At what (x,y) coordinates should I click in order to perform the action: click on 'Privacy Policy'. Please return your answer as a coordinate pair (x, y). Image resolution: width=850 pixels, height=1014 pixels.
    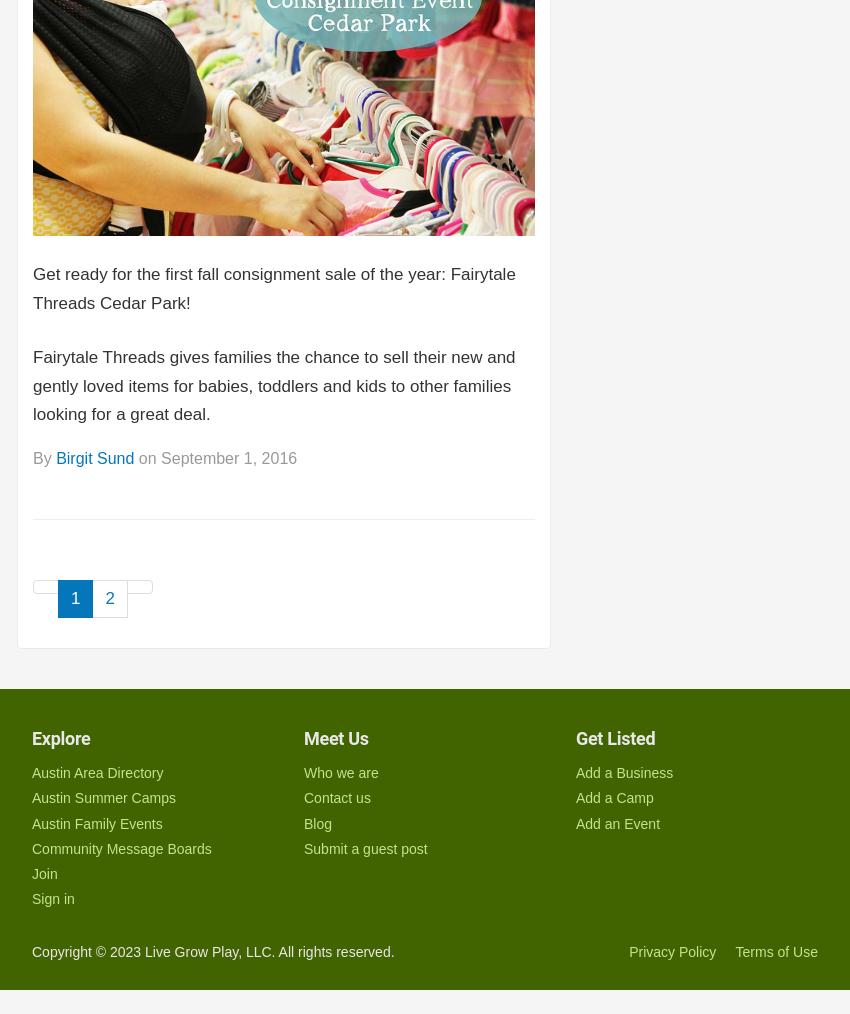
    Looking at the image, I should click on (672, 952).